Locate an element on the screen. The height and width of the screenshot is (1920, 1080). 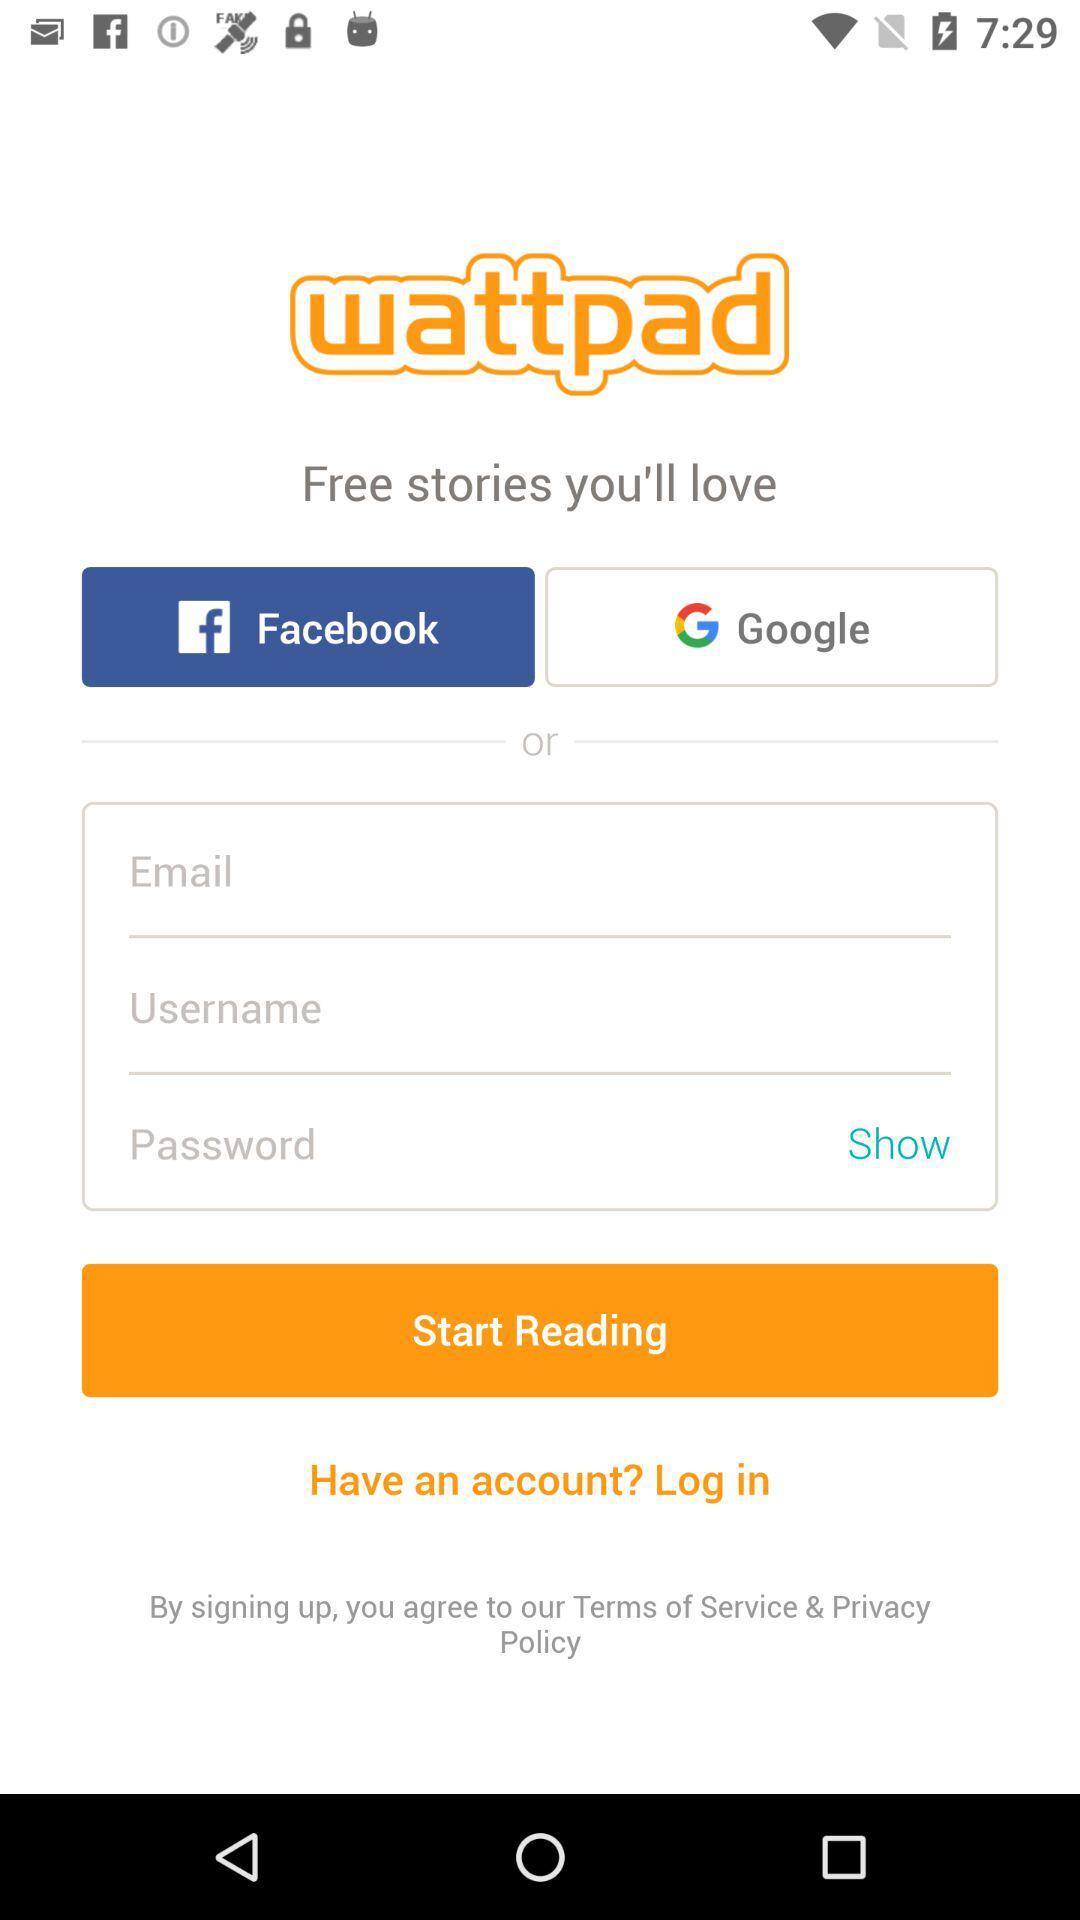
show is located at coordinates (898, 1142).